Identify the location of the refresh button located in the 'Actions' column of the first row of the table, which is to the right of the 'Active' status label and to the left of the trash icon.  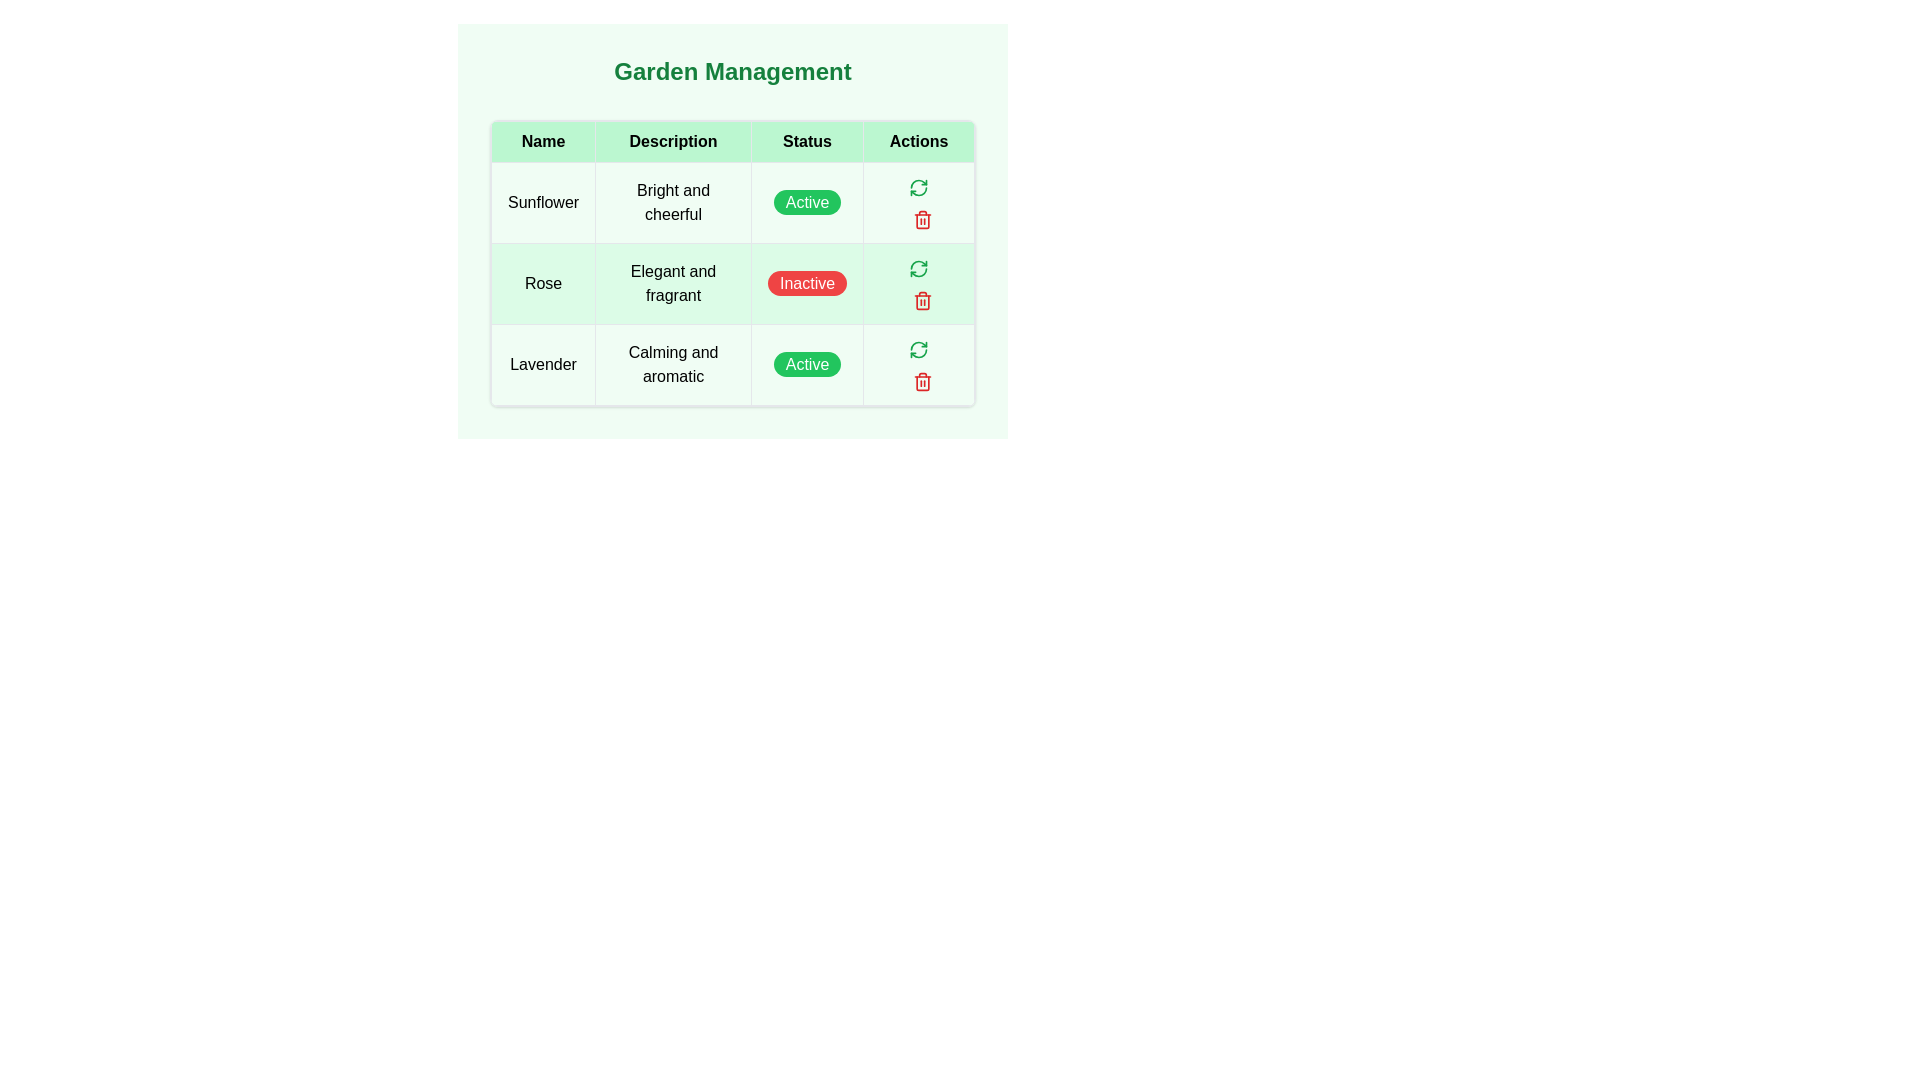
(917, 186).